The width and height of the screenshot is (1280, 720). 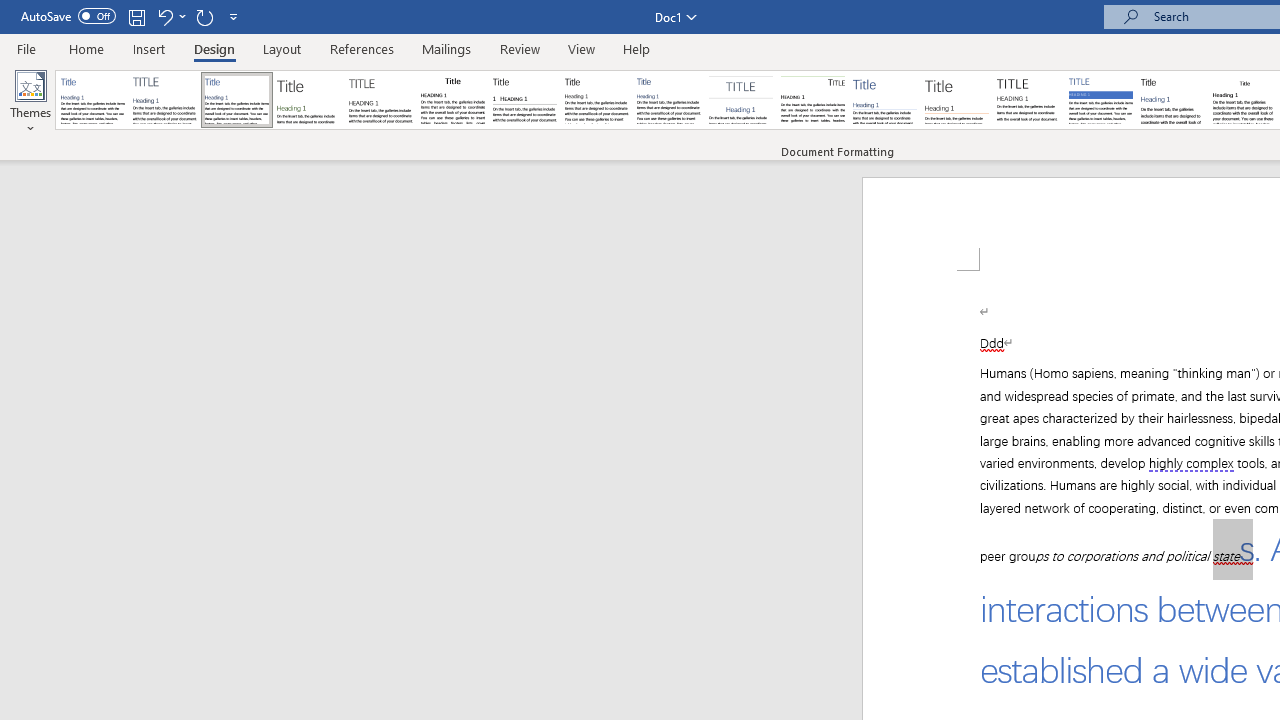 I want to click on 'Black & White (Numbered)', so click(x=524, y=100).